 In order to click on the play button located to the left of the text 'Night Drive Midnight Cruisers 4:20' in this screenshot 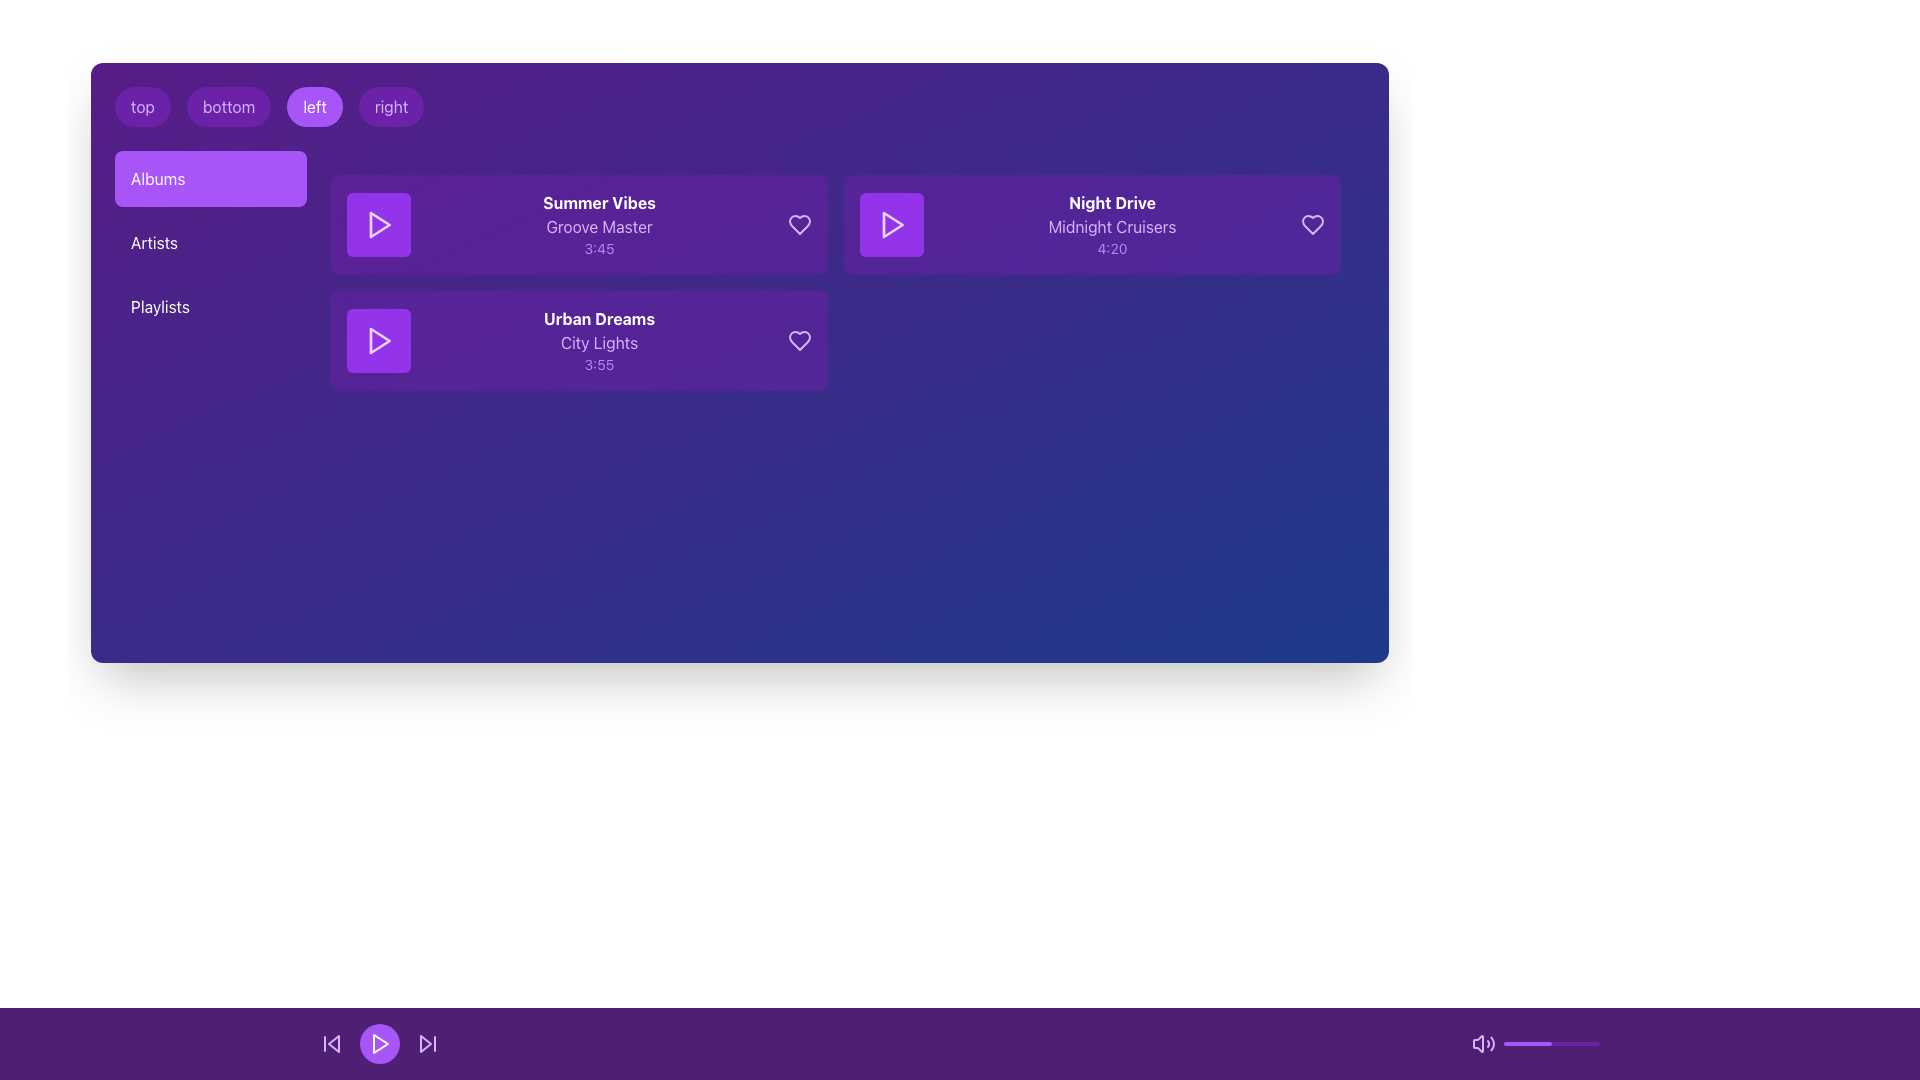, I will do `click(891, 224)`.